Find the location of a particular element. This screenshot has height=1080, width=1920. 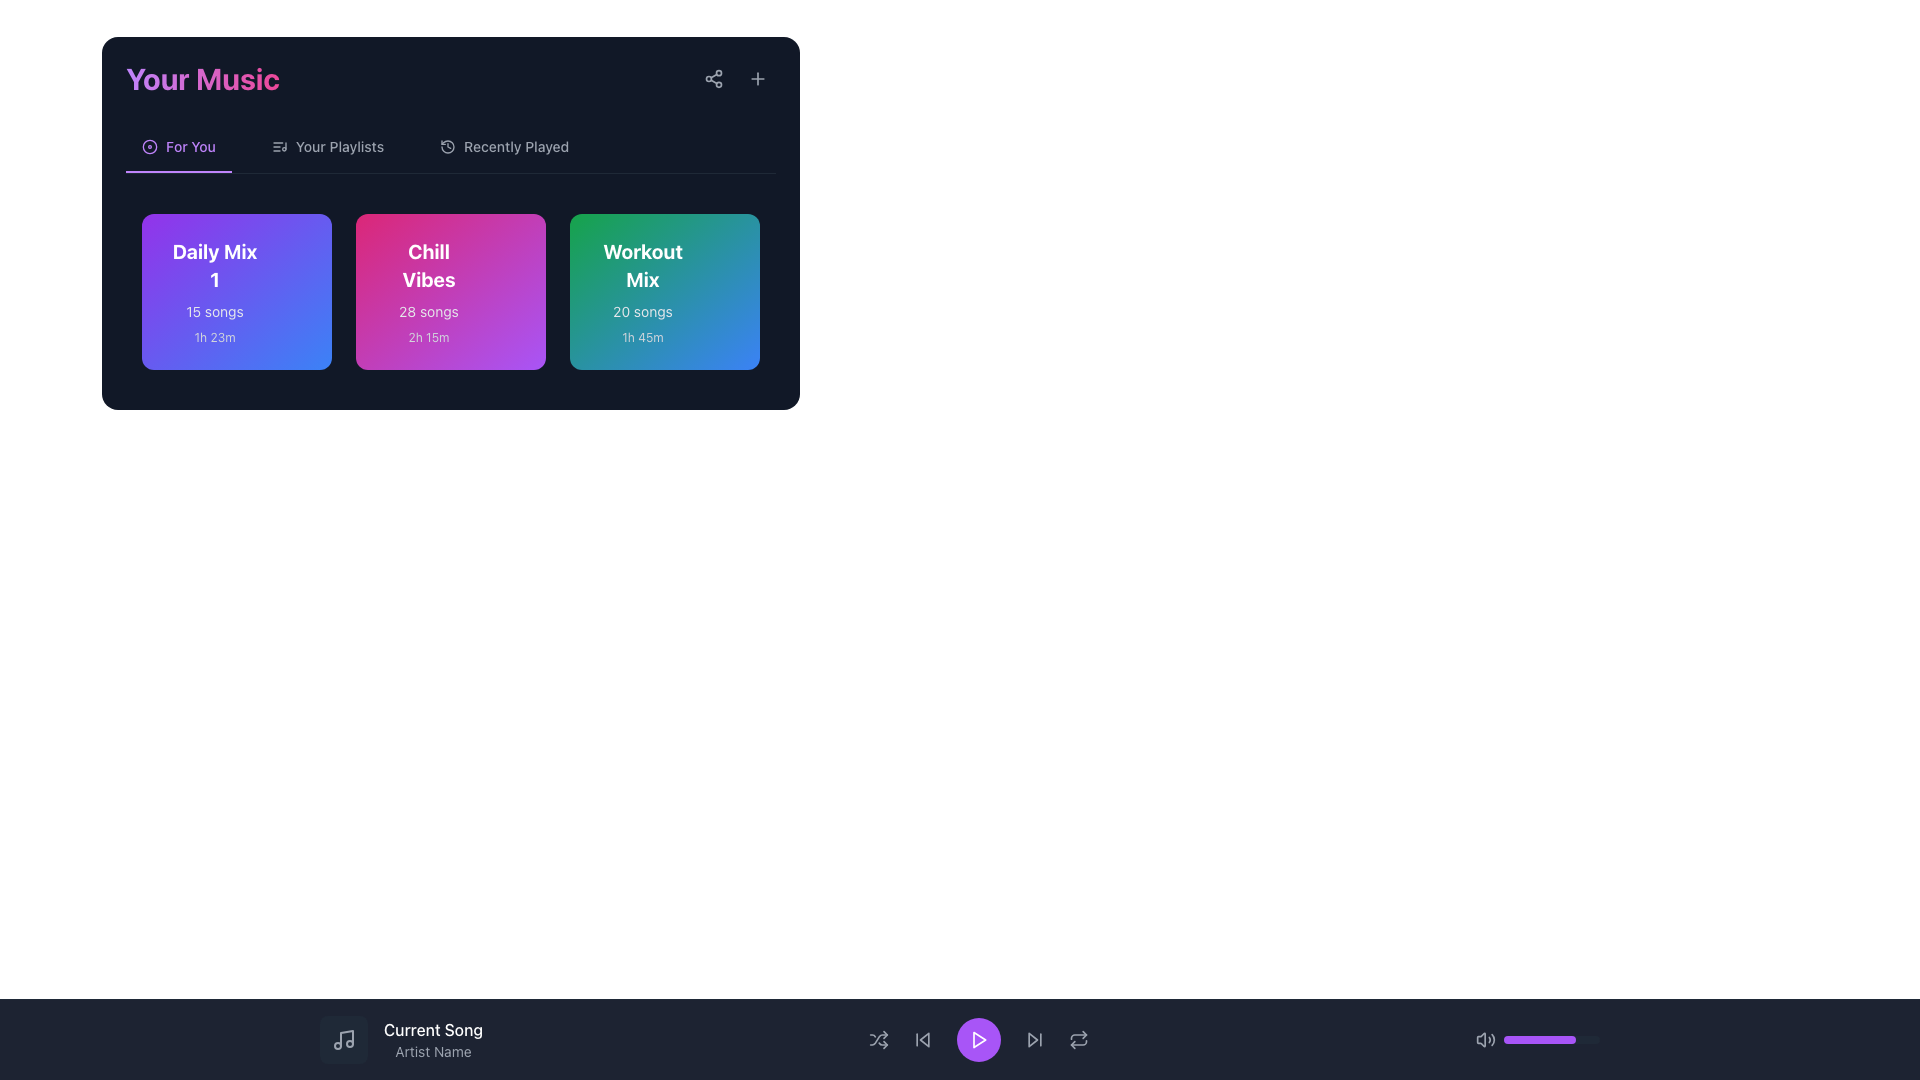

the icon associated with the 'For You' section, which is positioned directly to the left of the 'For You' label in the top navigation section is located at coordinates (148, 145).